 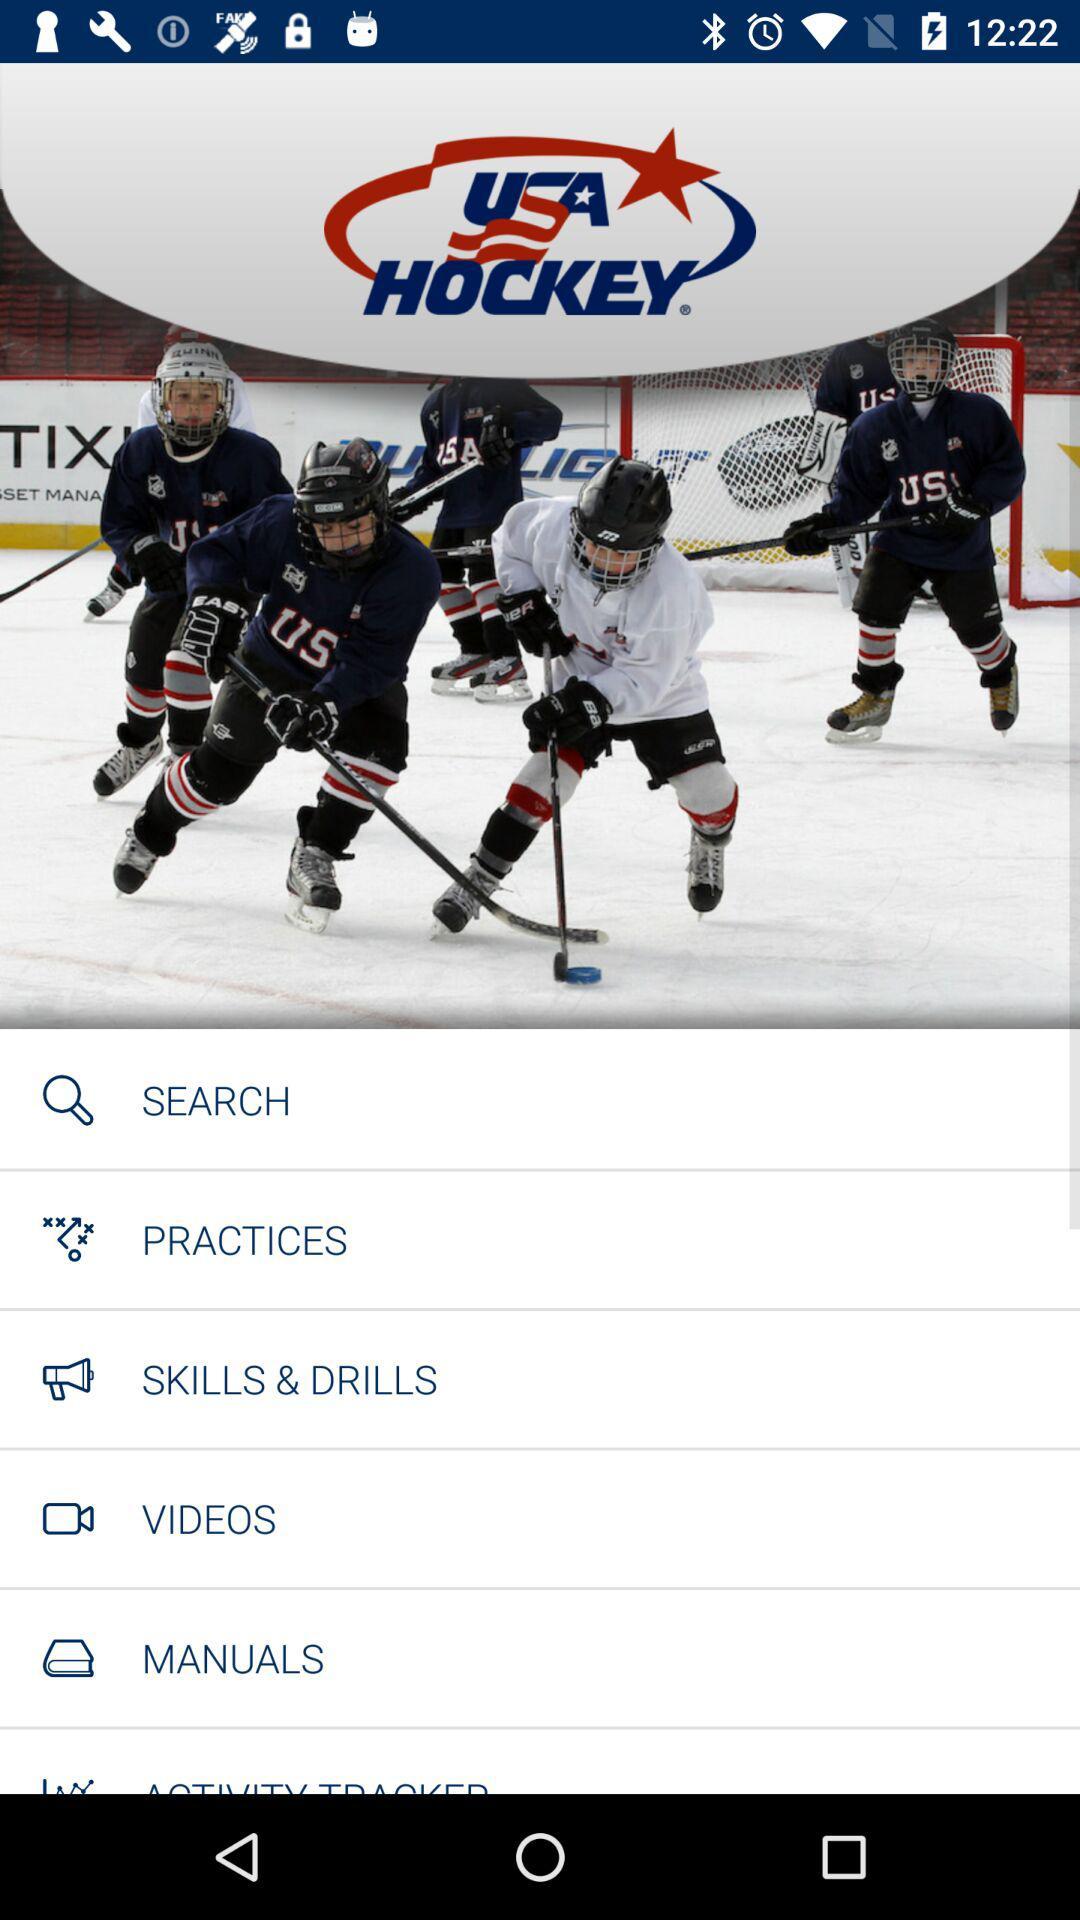 I want to click on the item below search, so click(x=243, y=1238).